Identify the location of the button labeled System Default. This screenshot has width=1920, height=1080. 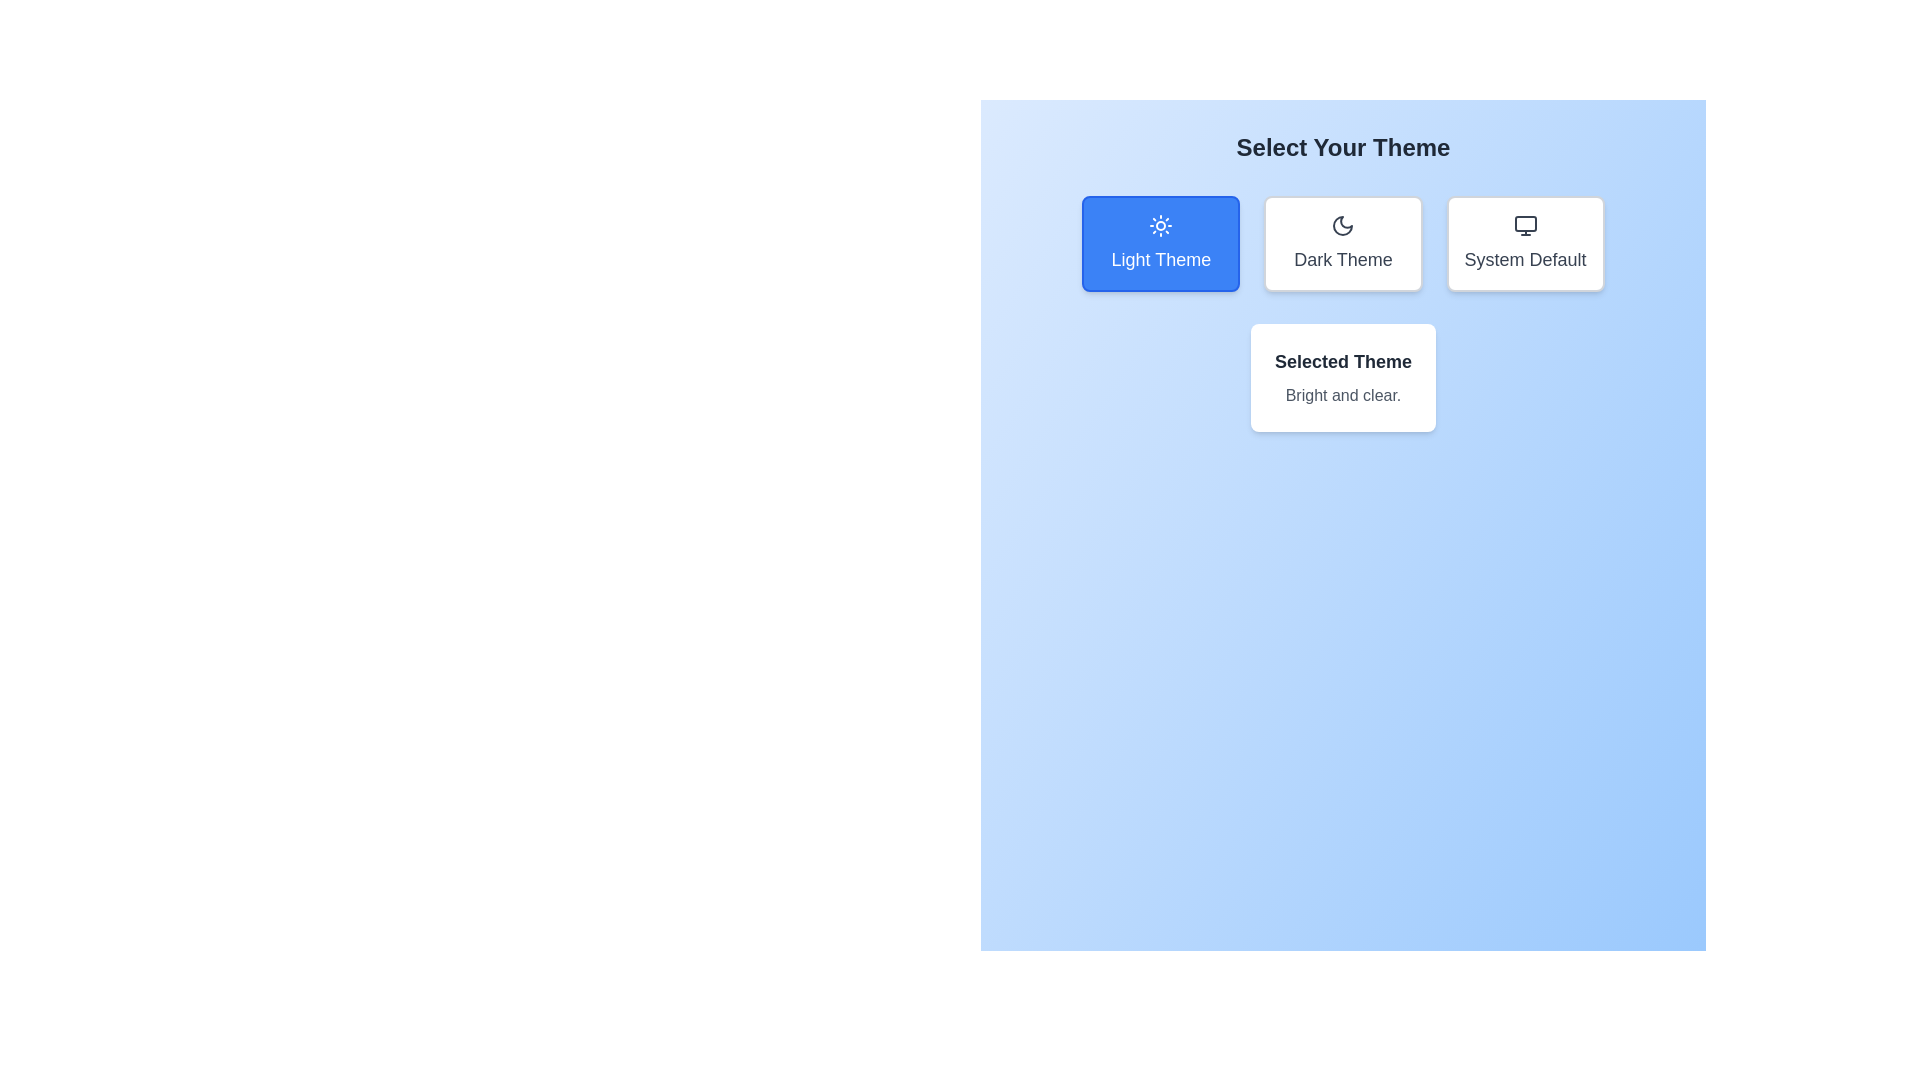
(1524, 242).